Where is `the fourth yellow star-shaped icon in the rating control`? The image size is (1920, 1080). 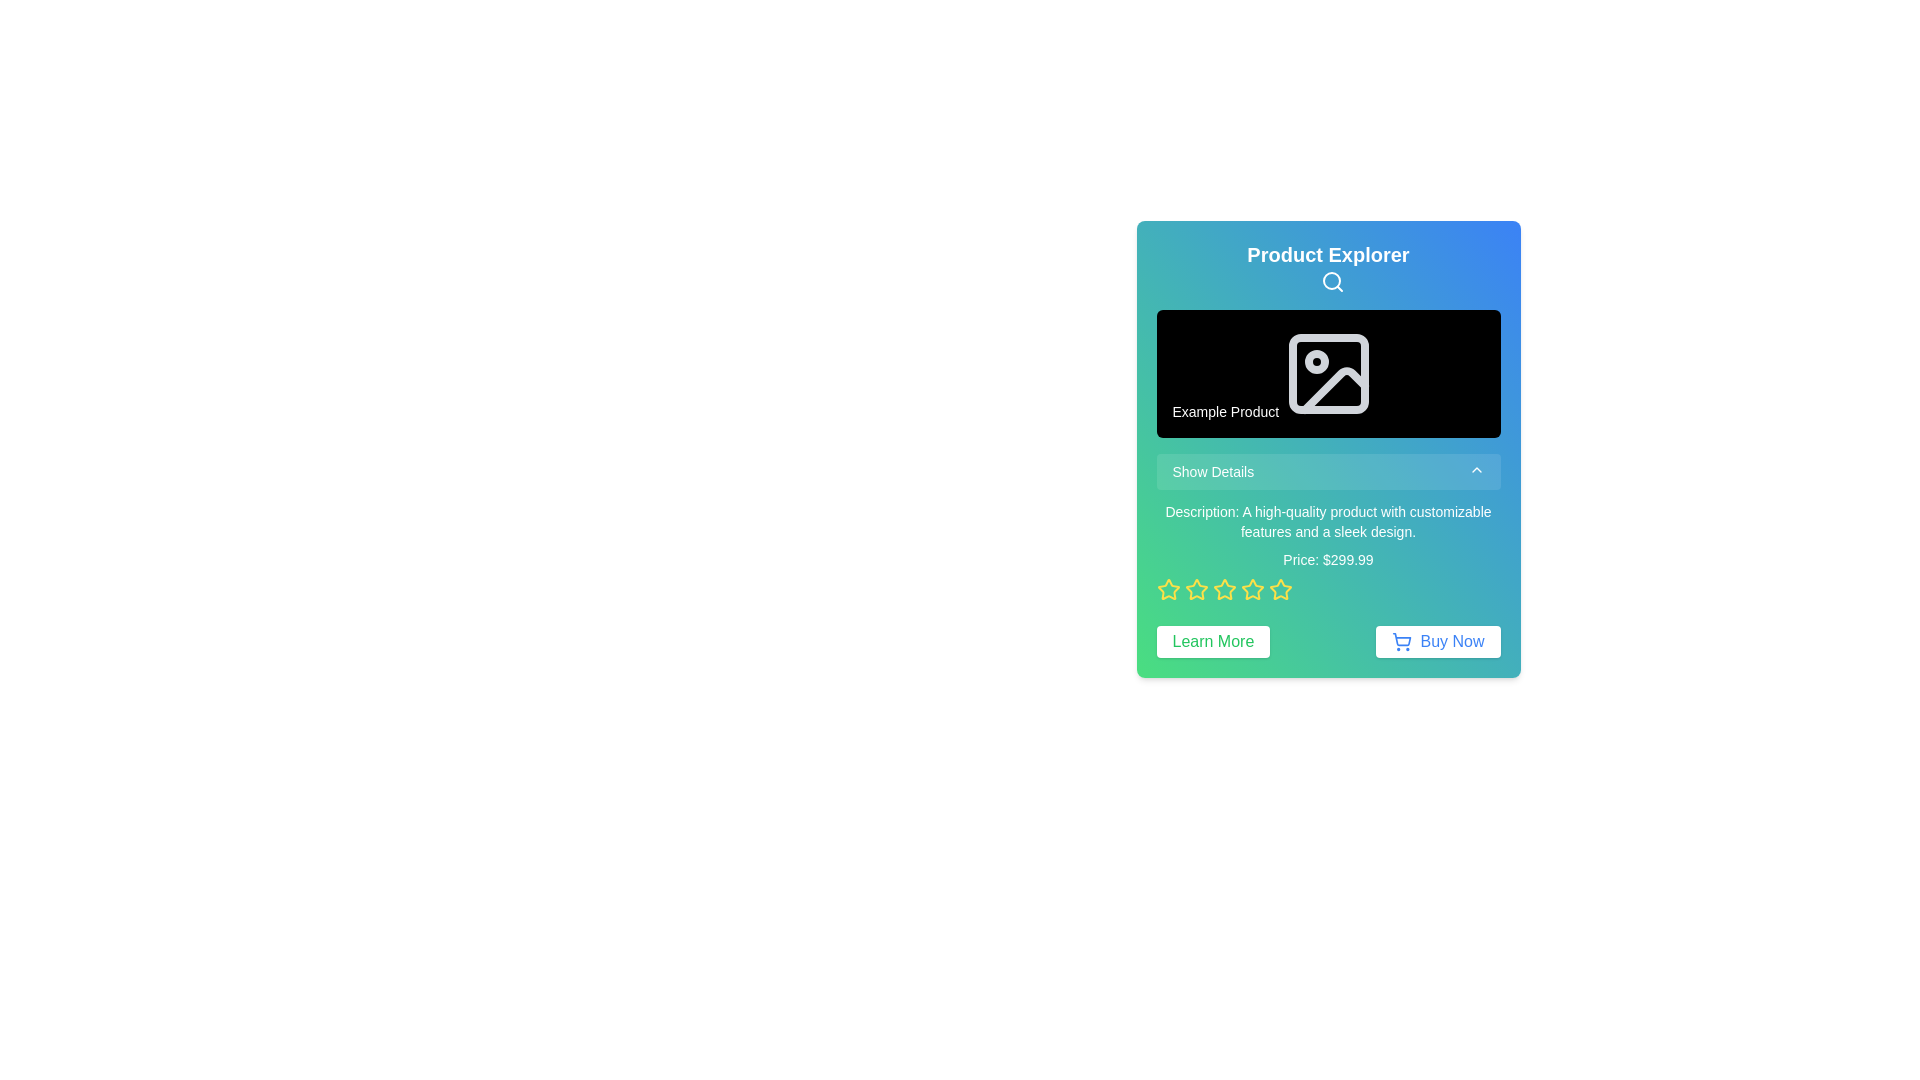 the fourth yellow star-shaped icon in the rating control is located at coordinates (1223, 588).